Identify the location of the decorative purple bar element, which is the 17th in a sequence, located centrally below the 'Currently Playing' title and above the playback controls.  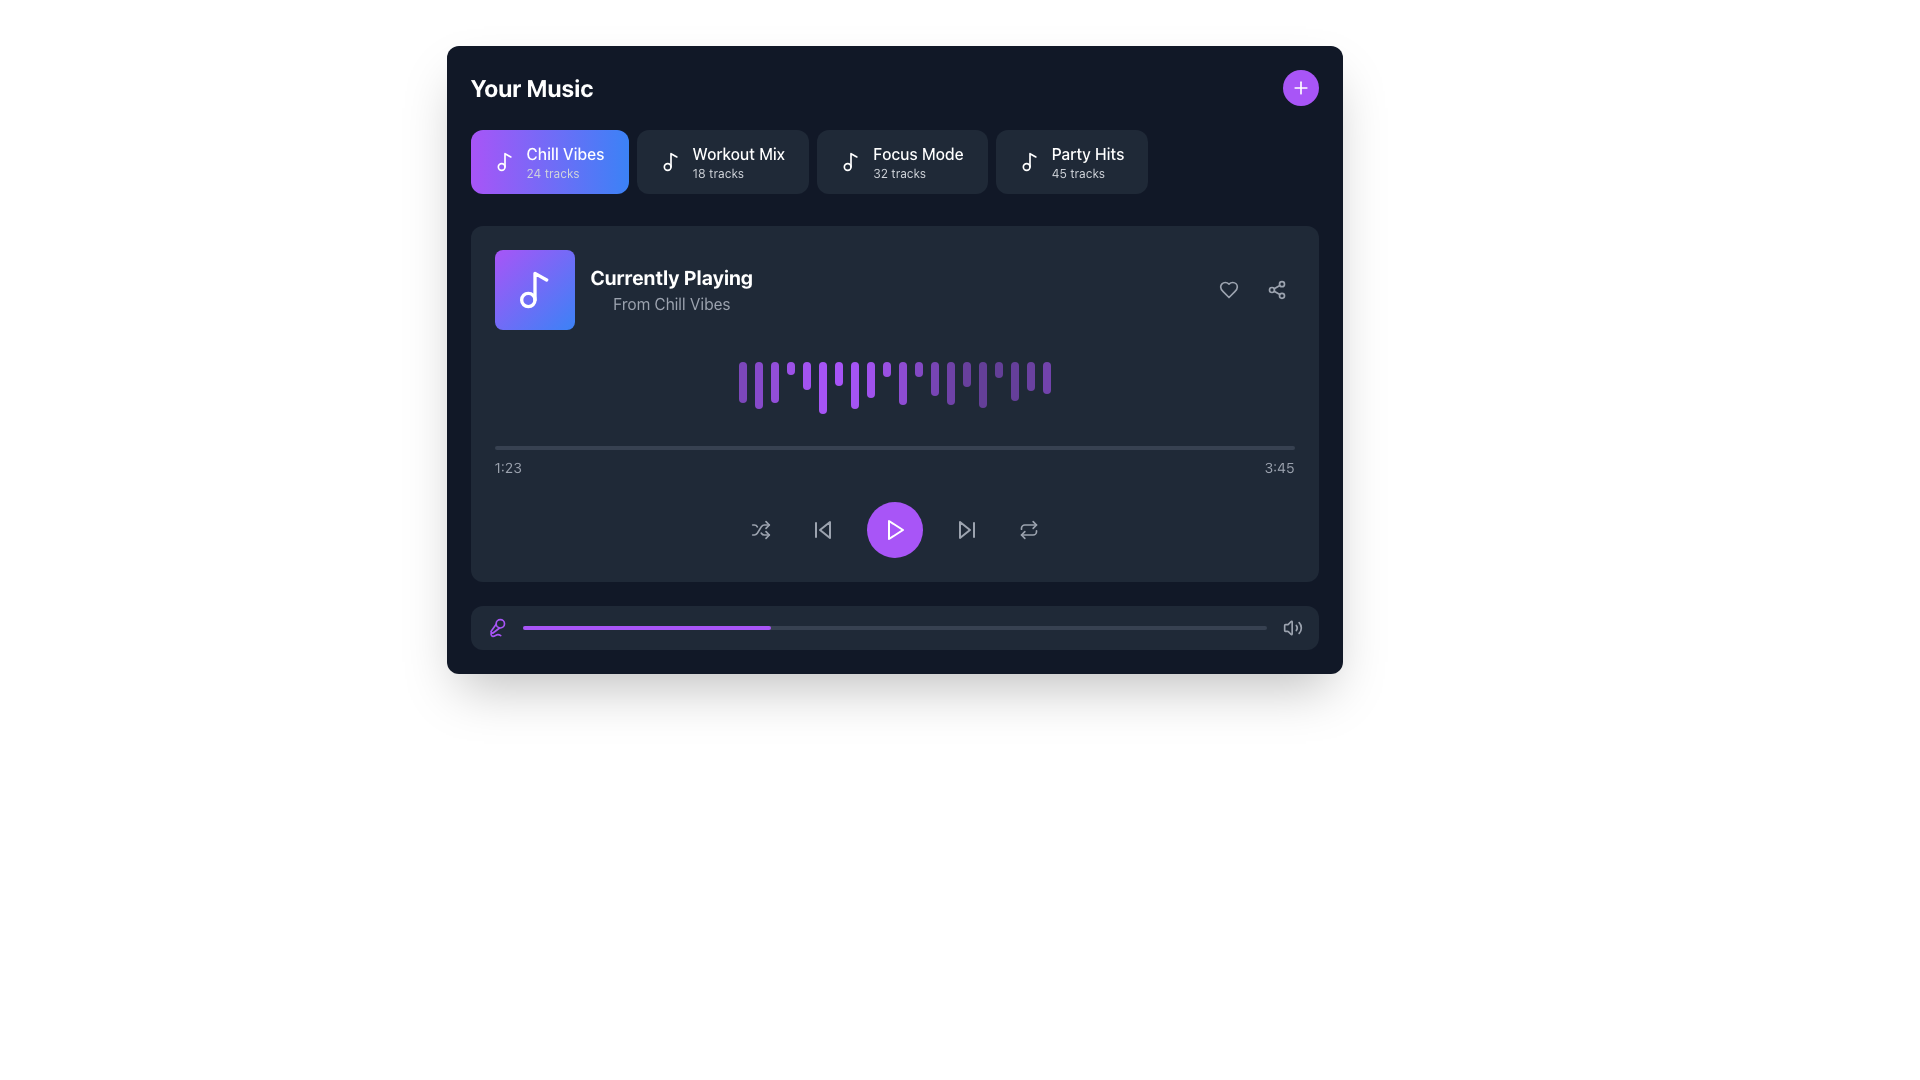
(998, 369).